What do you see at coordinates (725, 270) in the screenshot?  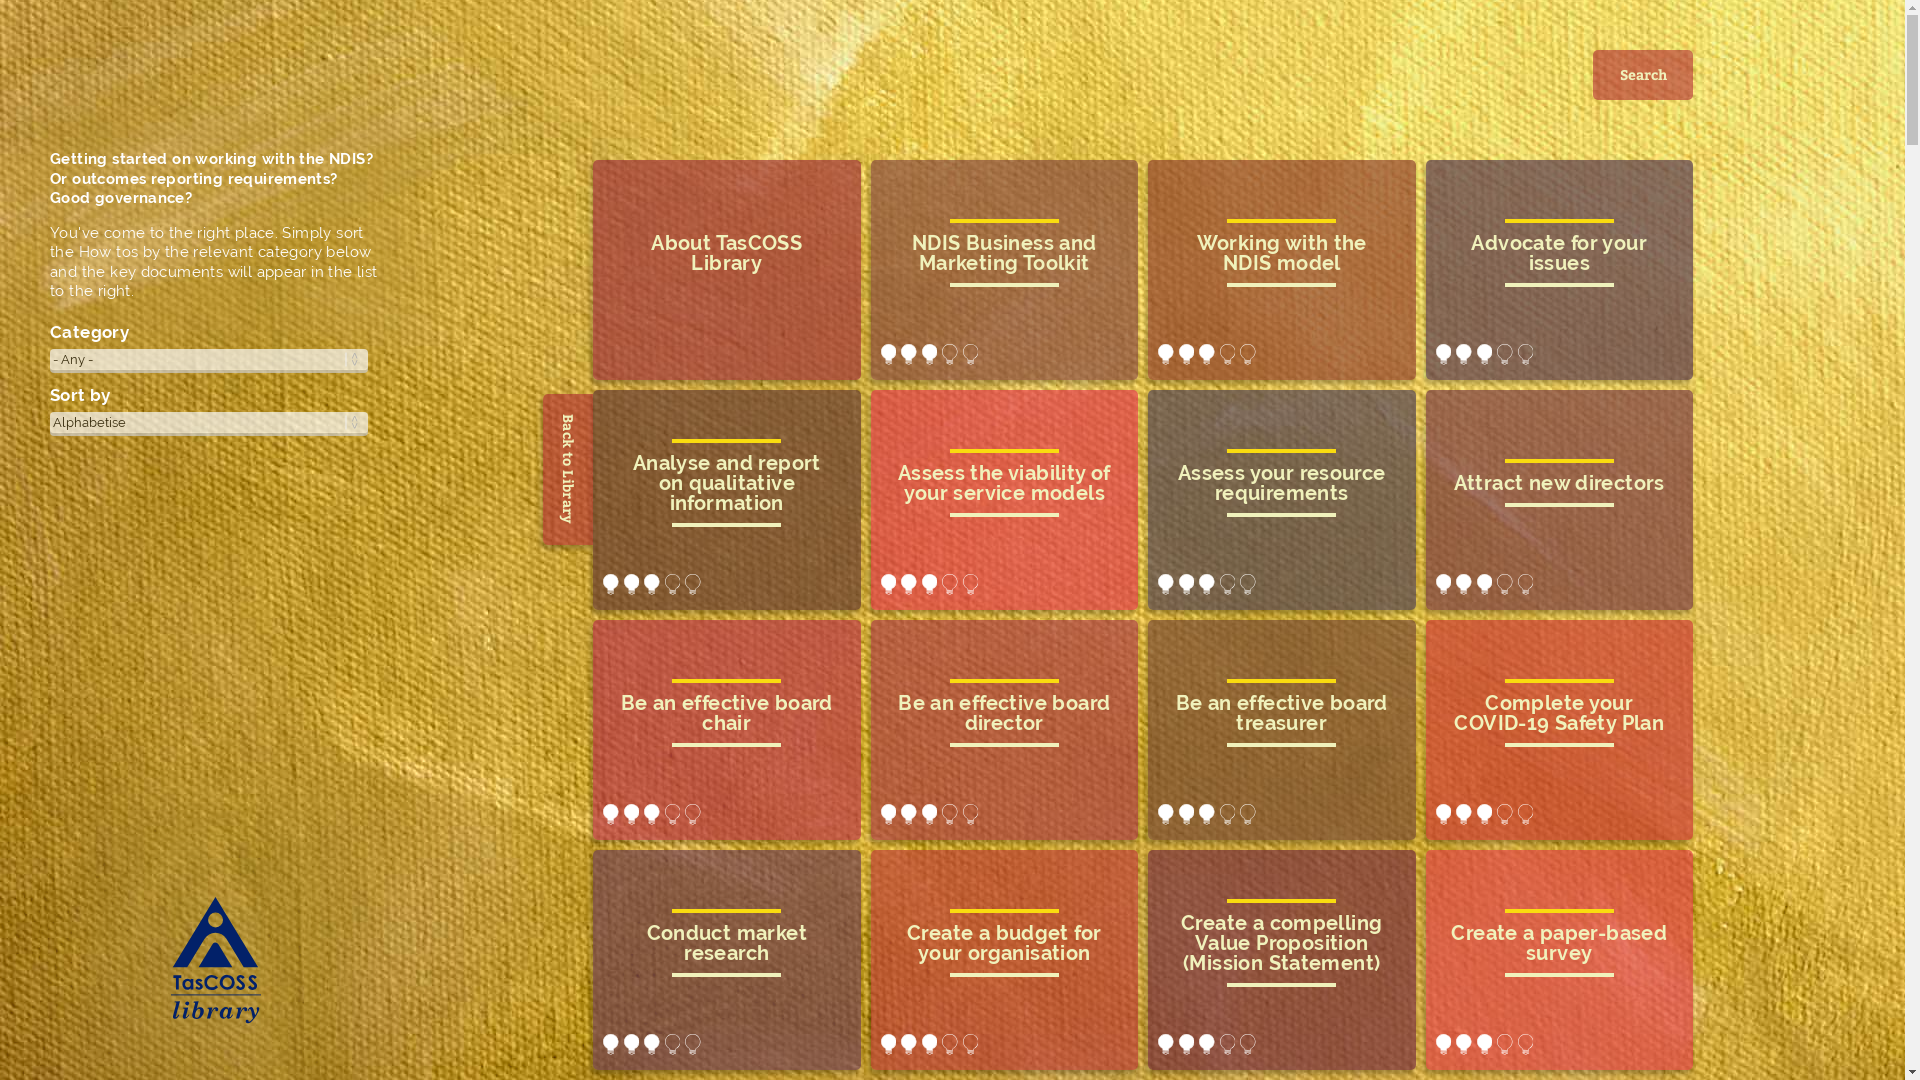 I see `'About TasCOSS Library'` at bounding box center [725, 270].